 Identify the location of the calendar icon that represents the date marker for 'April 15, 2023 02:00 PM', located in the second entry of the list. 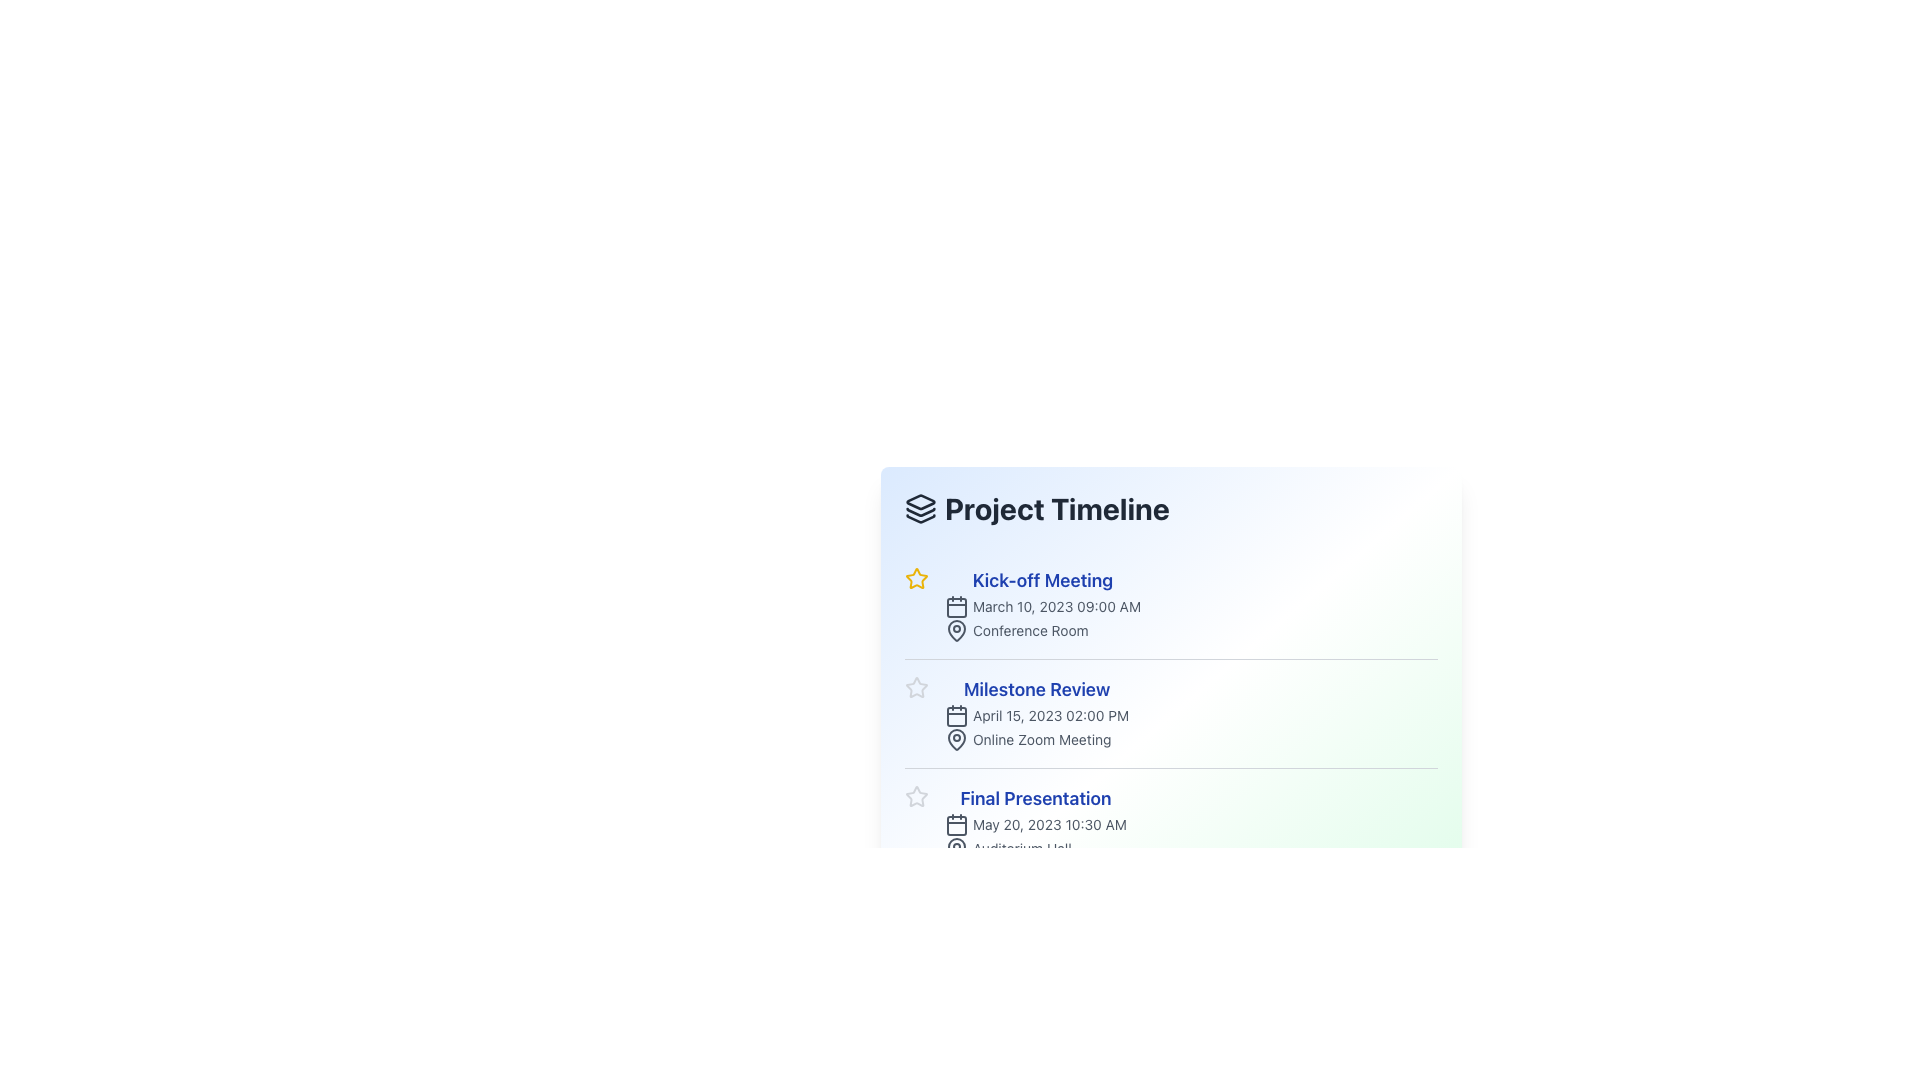
(955, 716).